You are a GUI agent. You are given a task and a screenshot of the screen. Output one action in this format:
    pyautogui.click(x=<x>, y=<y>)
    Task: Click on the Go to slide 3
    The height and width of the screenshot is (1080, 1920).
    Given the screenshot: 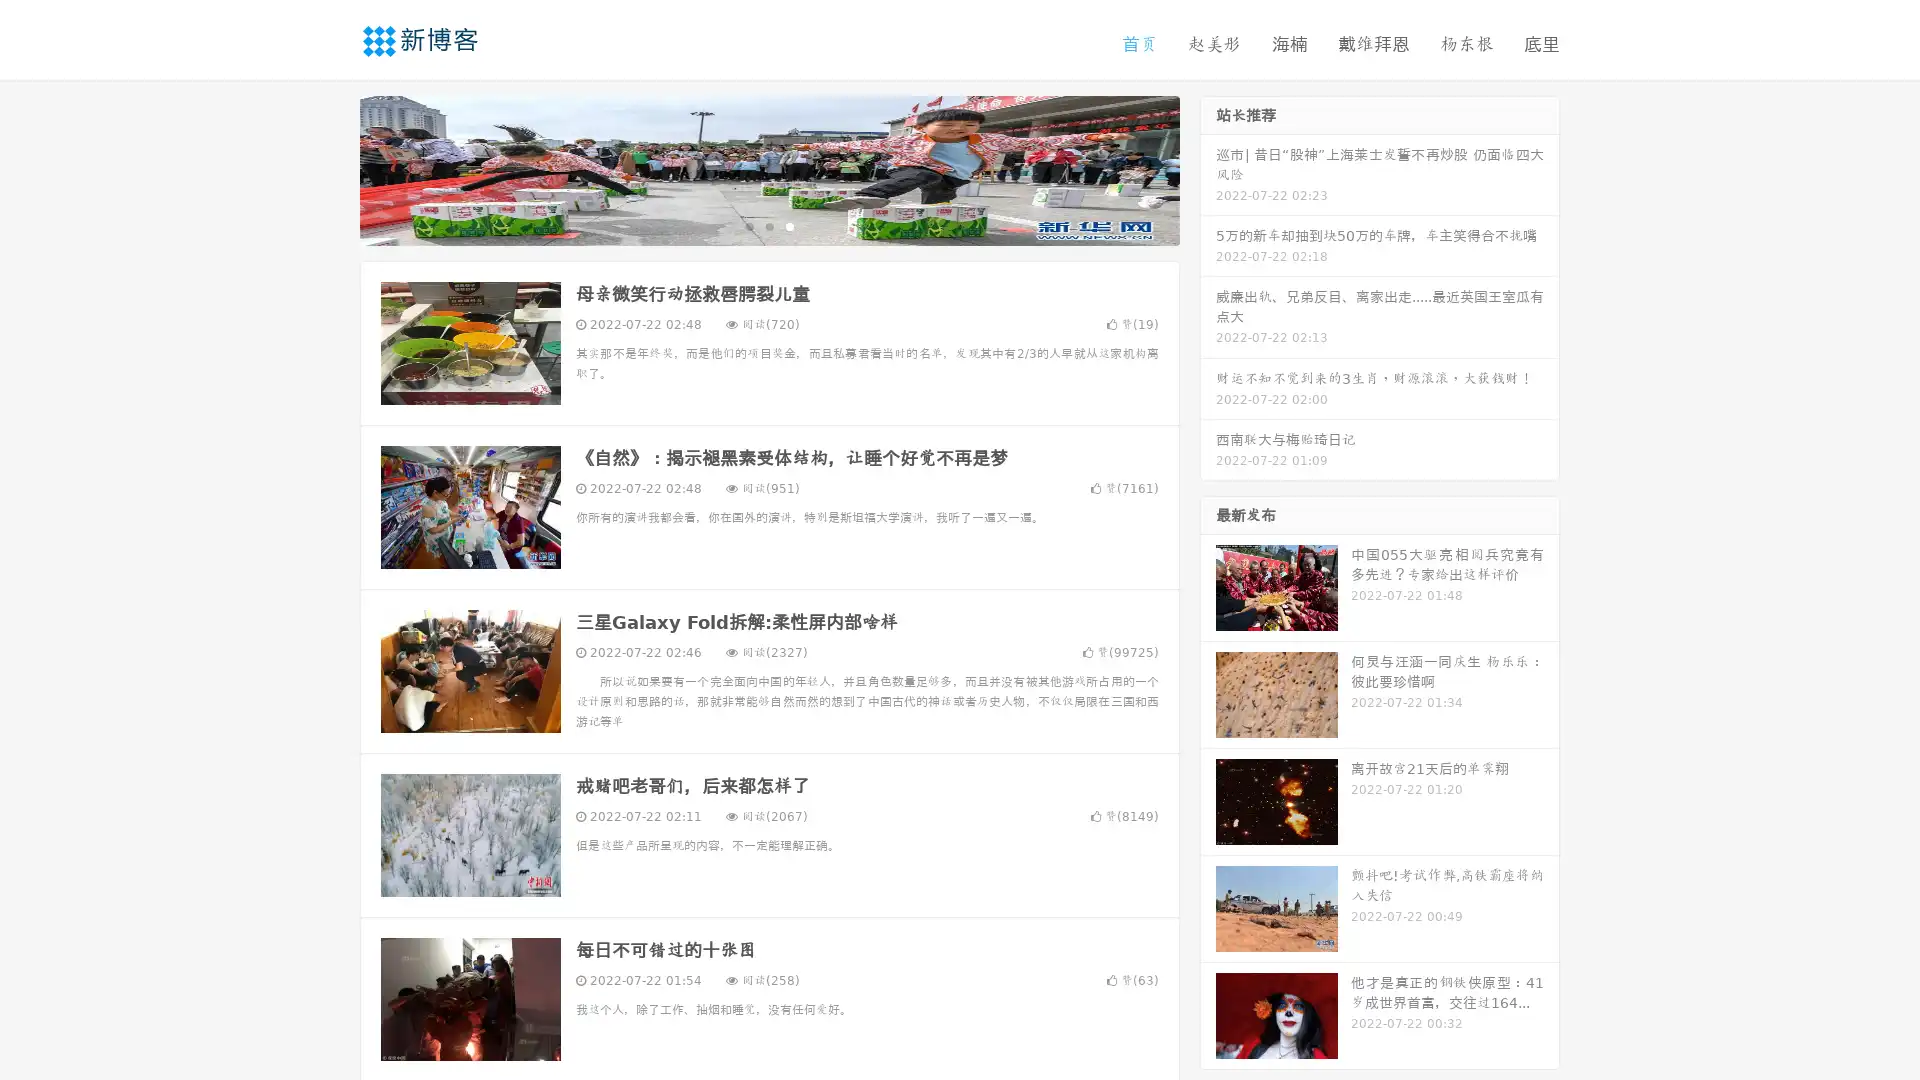 What is the action you would take?
    pyautogui.click(x=789, y=225)
    